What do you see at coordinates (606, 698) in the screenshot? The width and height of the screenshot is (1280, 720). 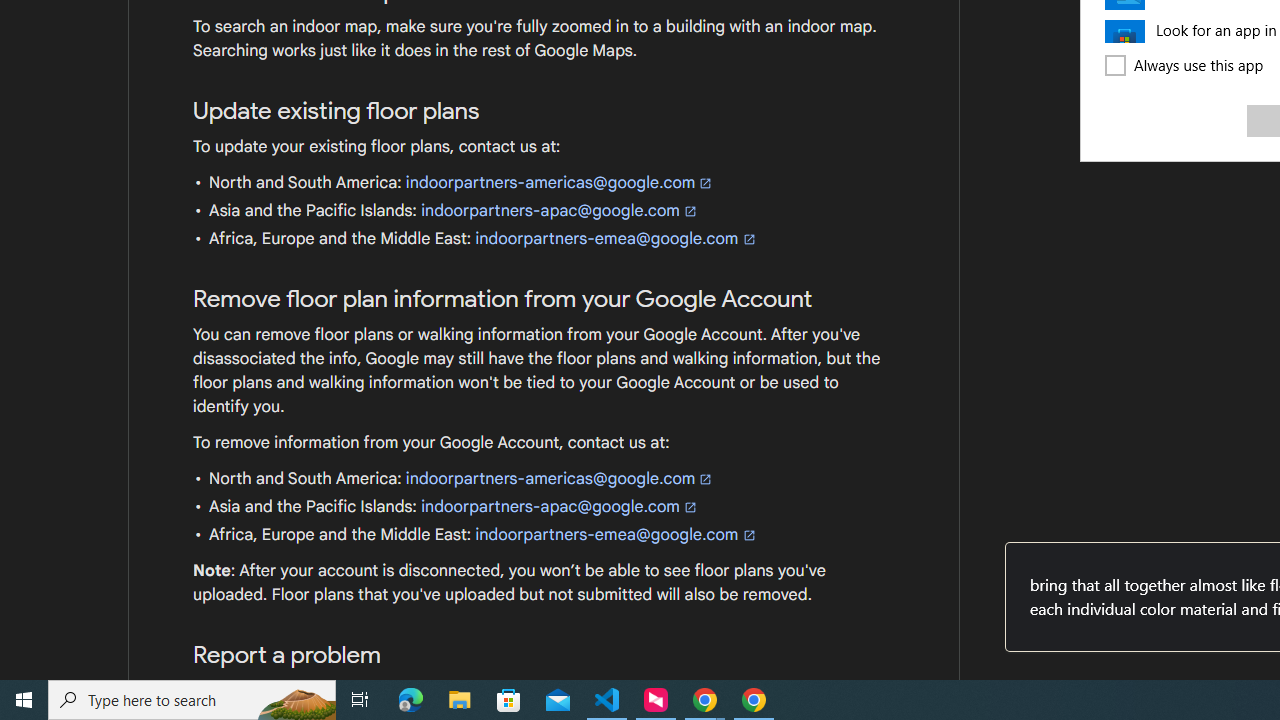 I see `'Visual Studio Code - 1 running window'` at bounding box center [606, 698].